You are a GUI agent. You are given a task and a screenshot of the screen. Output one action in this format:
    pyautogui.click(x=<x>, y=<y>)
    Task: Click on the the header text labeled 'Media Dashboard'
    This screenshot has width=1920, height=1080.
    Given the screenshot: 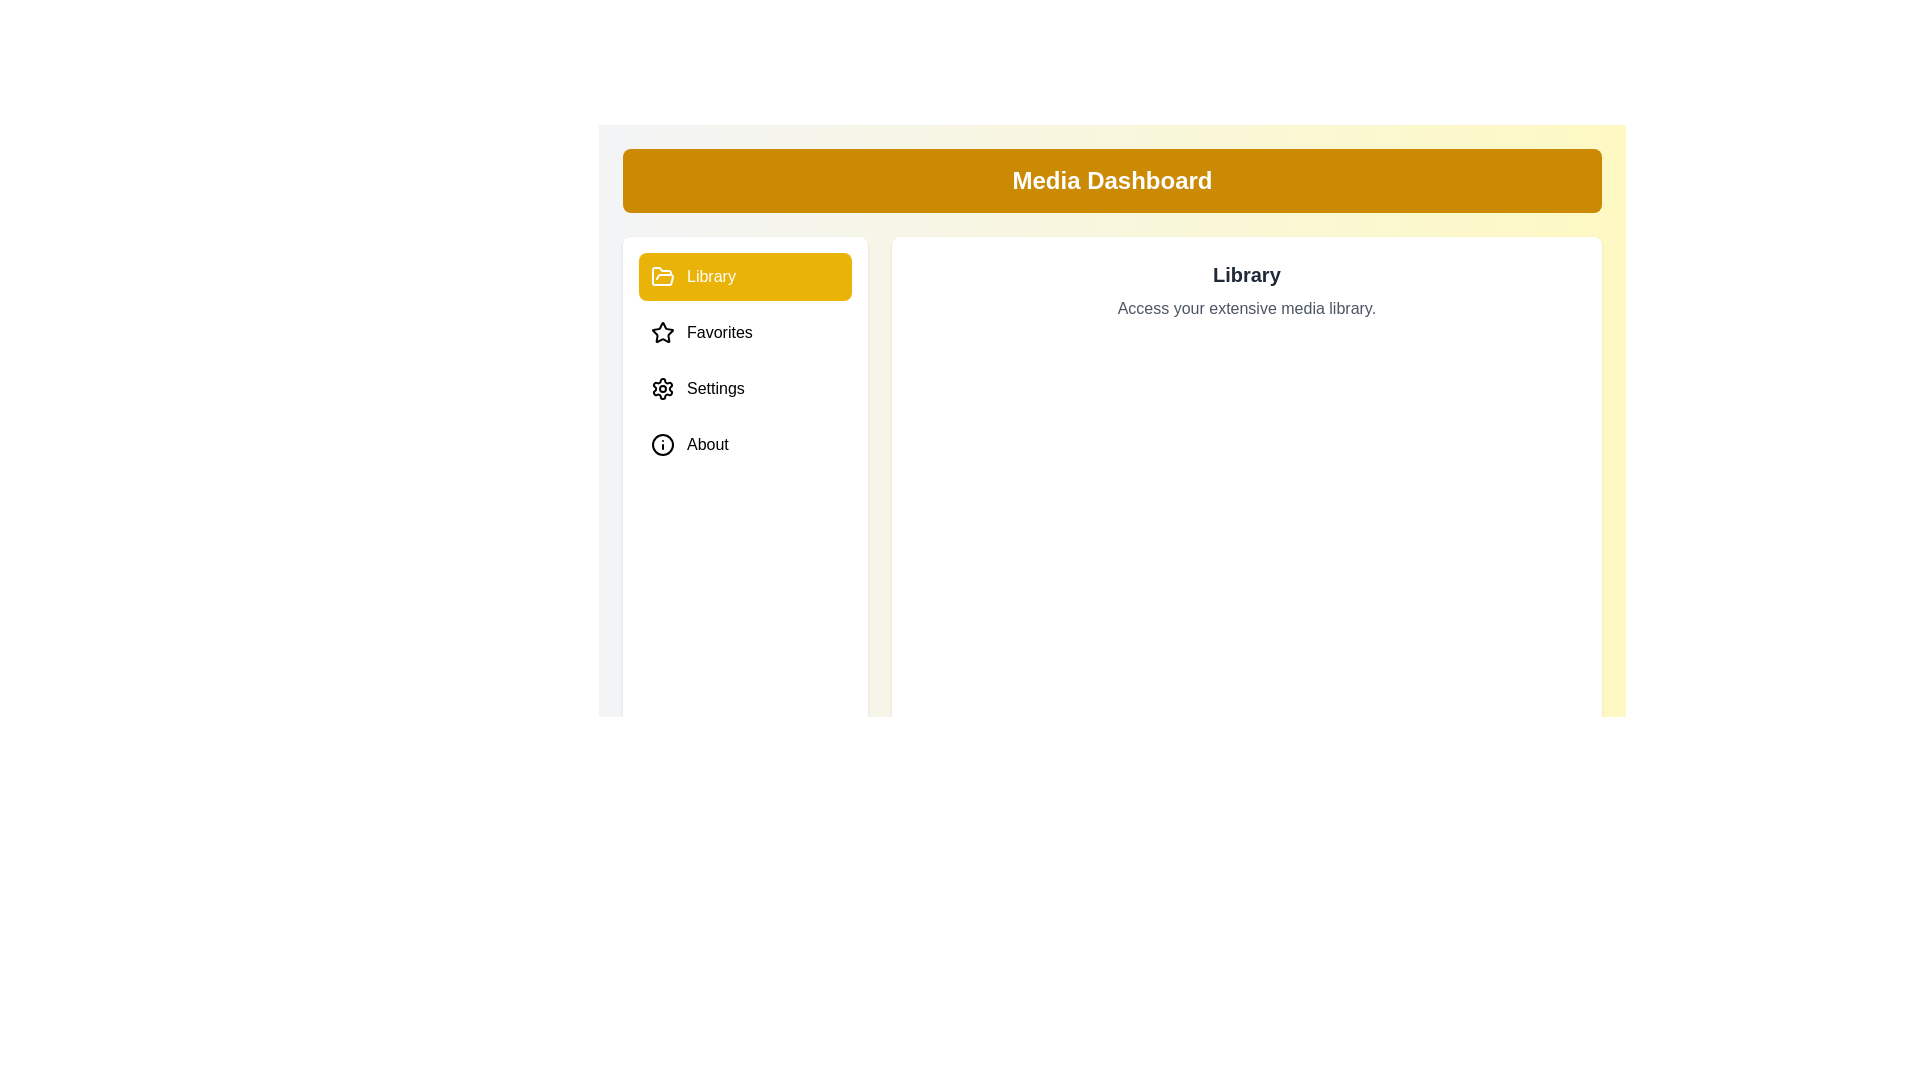 What is the action you would take?
    pyautogui.click(x=1111, y=181)
    